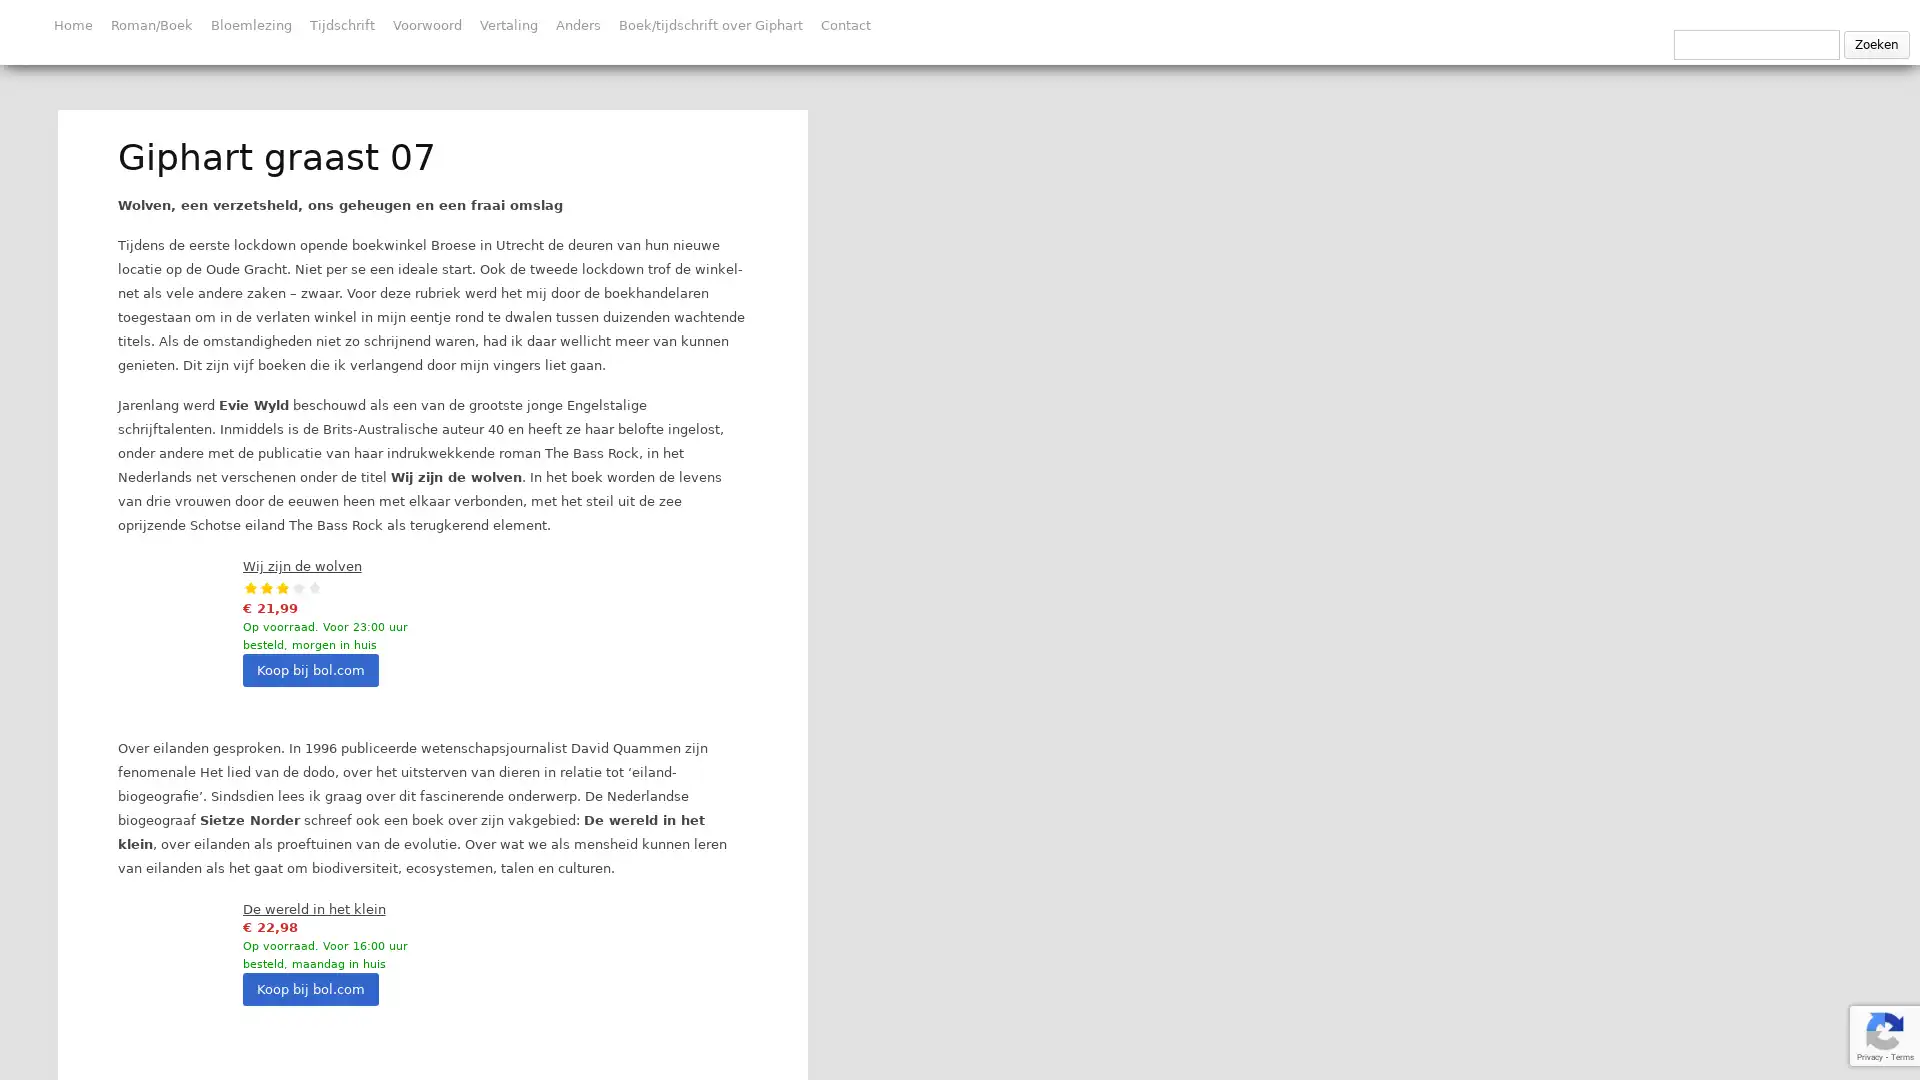  I want to click on Zoeken, so click(1875, 45).